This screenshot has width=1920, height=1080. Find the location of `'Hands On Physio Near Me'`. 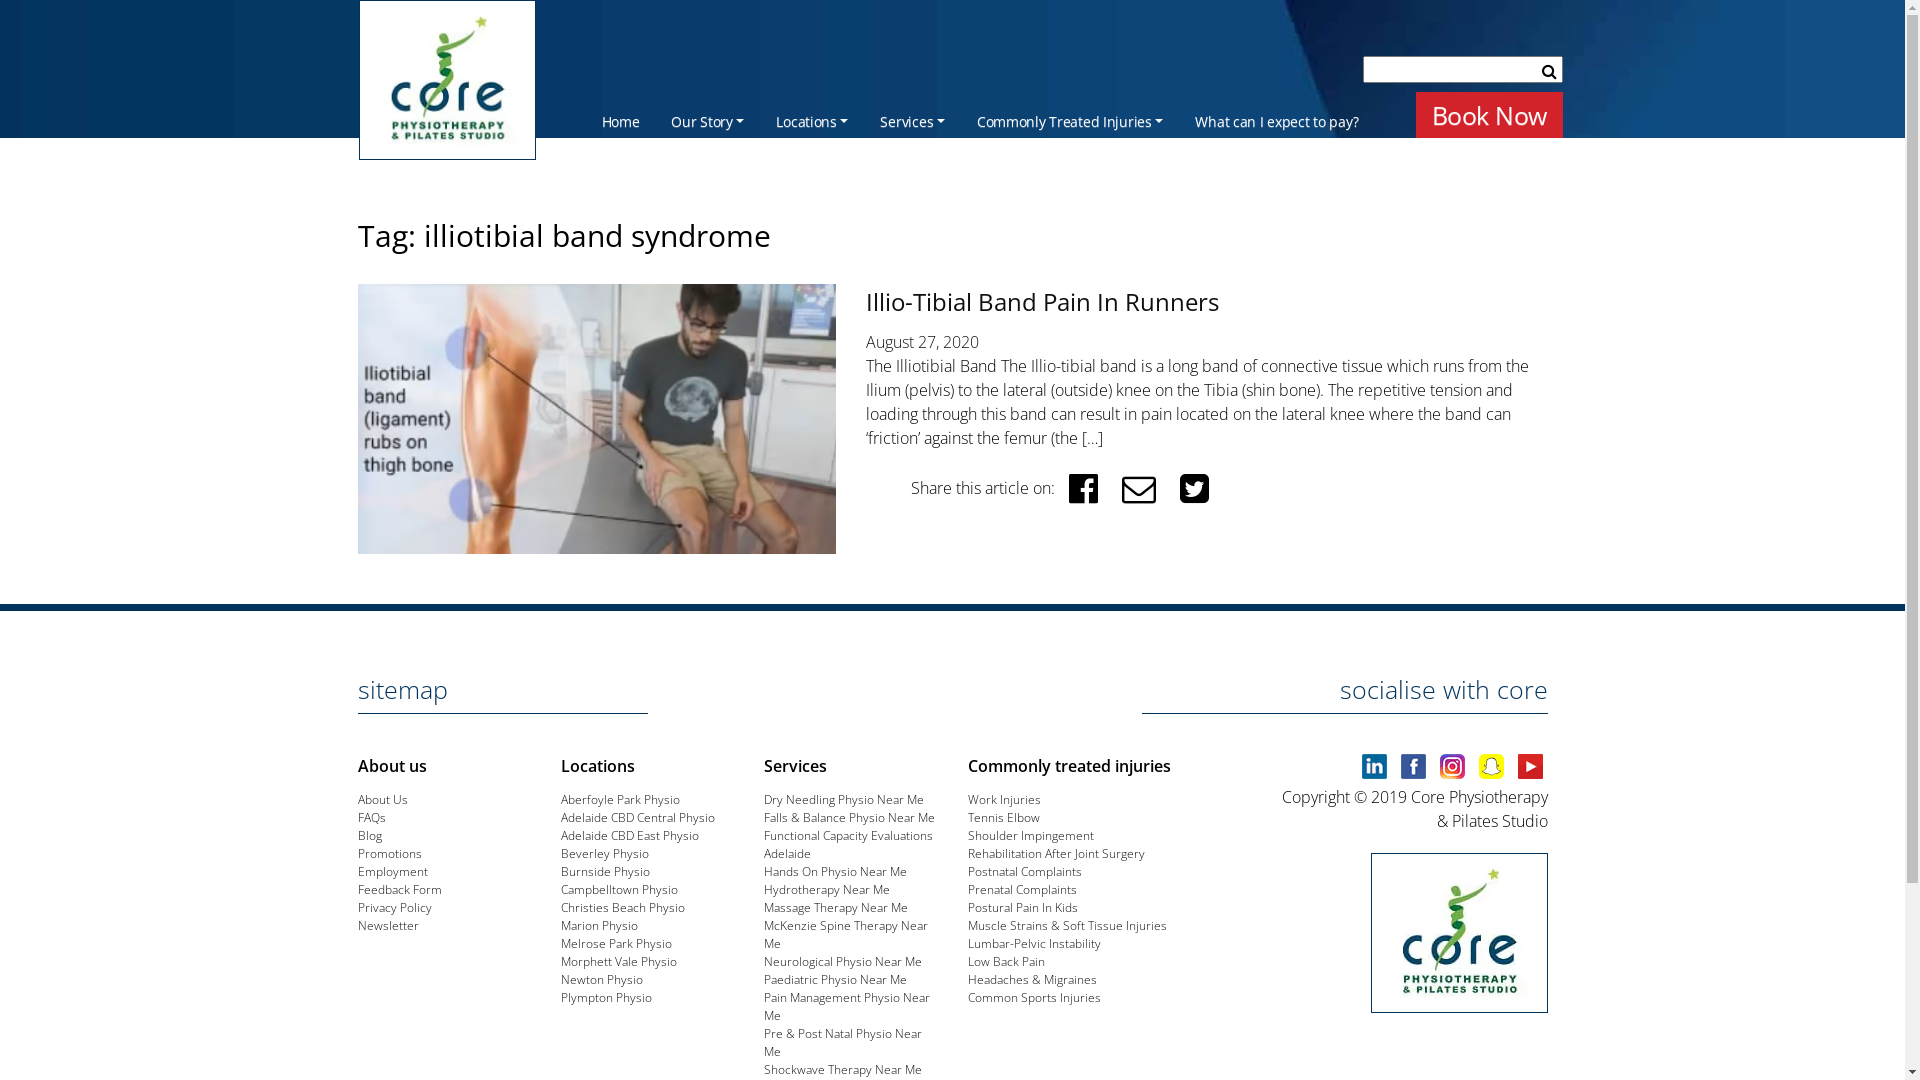

'Hands On Physio Near Me' is located at coordinates (835, 870).